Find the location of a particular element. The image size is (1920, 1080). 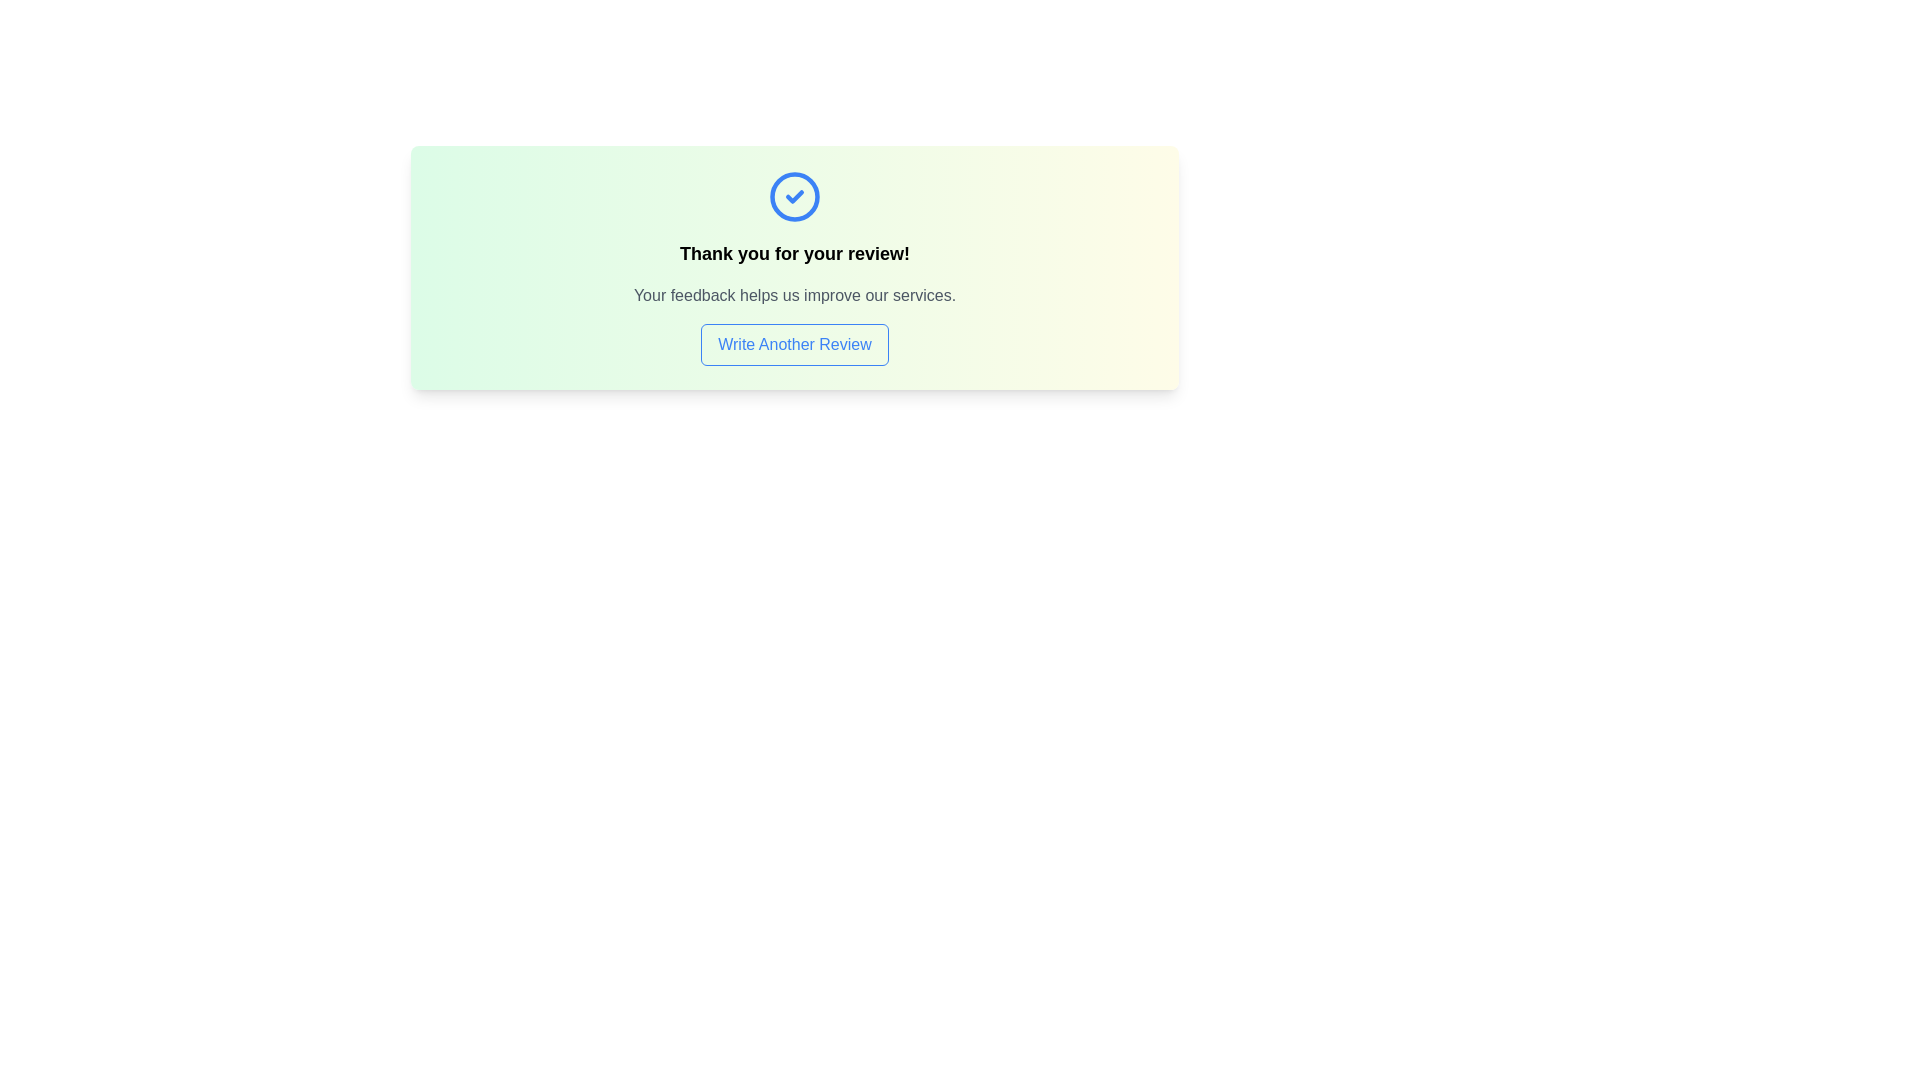

the 'Write Another Review' button, which is a rectangular button with rounded corners and a blue border, located centrally below two lines of text is located at coordinates (794, 343).